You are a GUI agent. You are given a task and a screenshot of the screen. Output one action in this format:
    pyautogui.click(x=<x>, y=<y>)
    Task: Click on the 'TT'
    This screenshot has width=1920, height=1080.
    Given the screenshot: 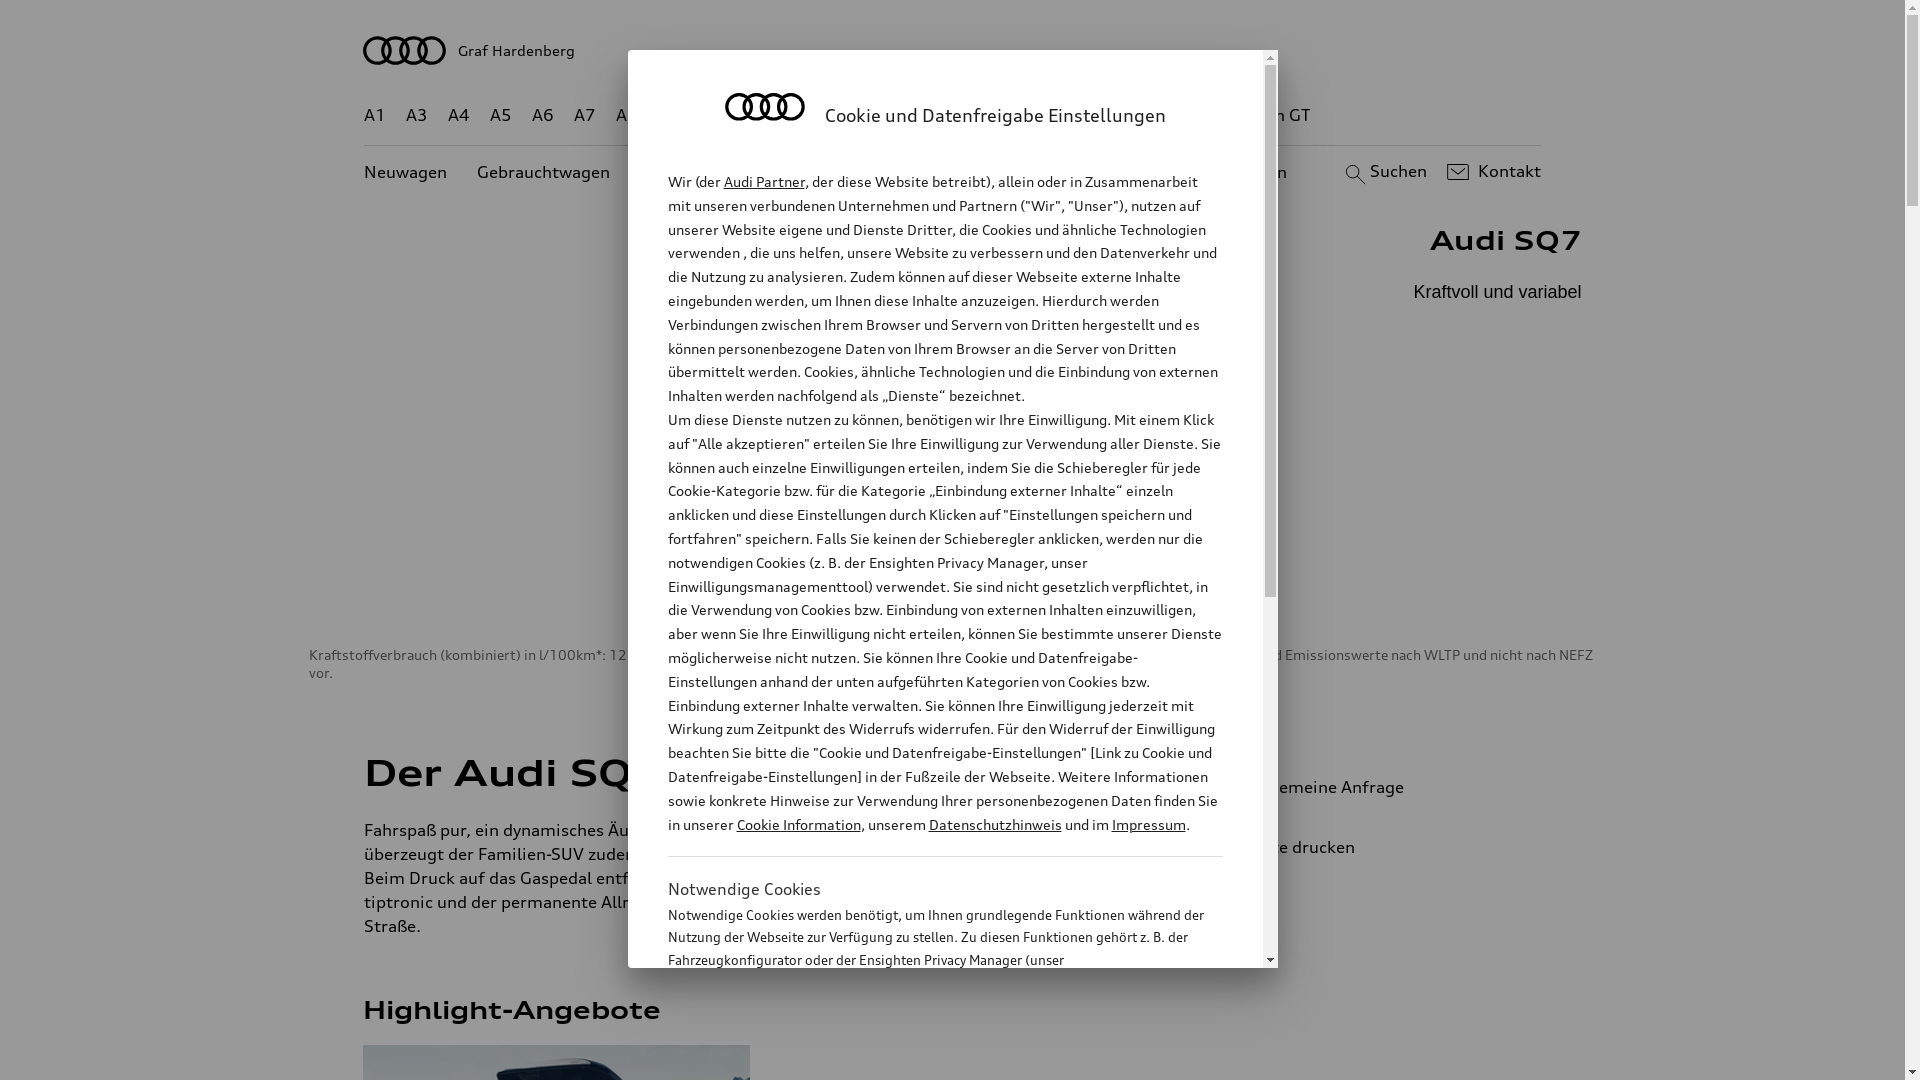 What is the action you would take?
    pyautogui.click(x=1074, y=115)
    